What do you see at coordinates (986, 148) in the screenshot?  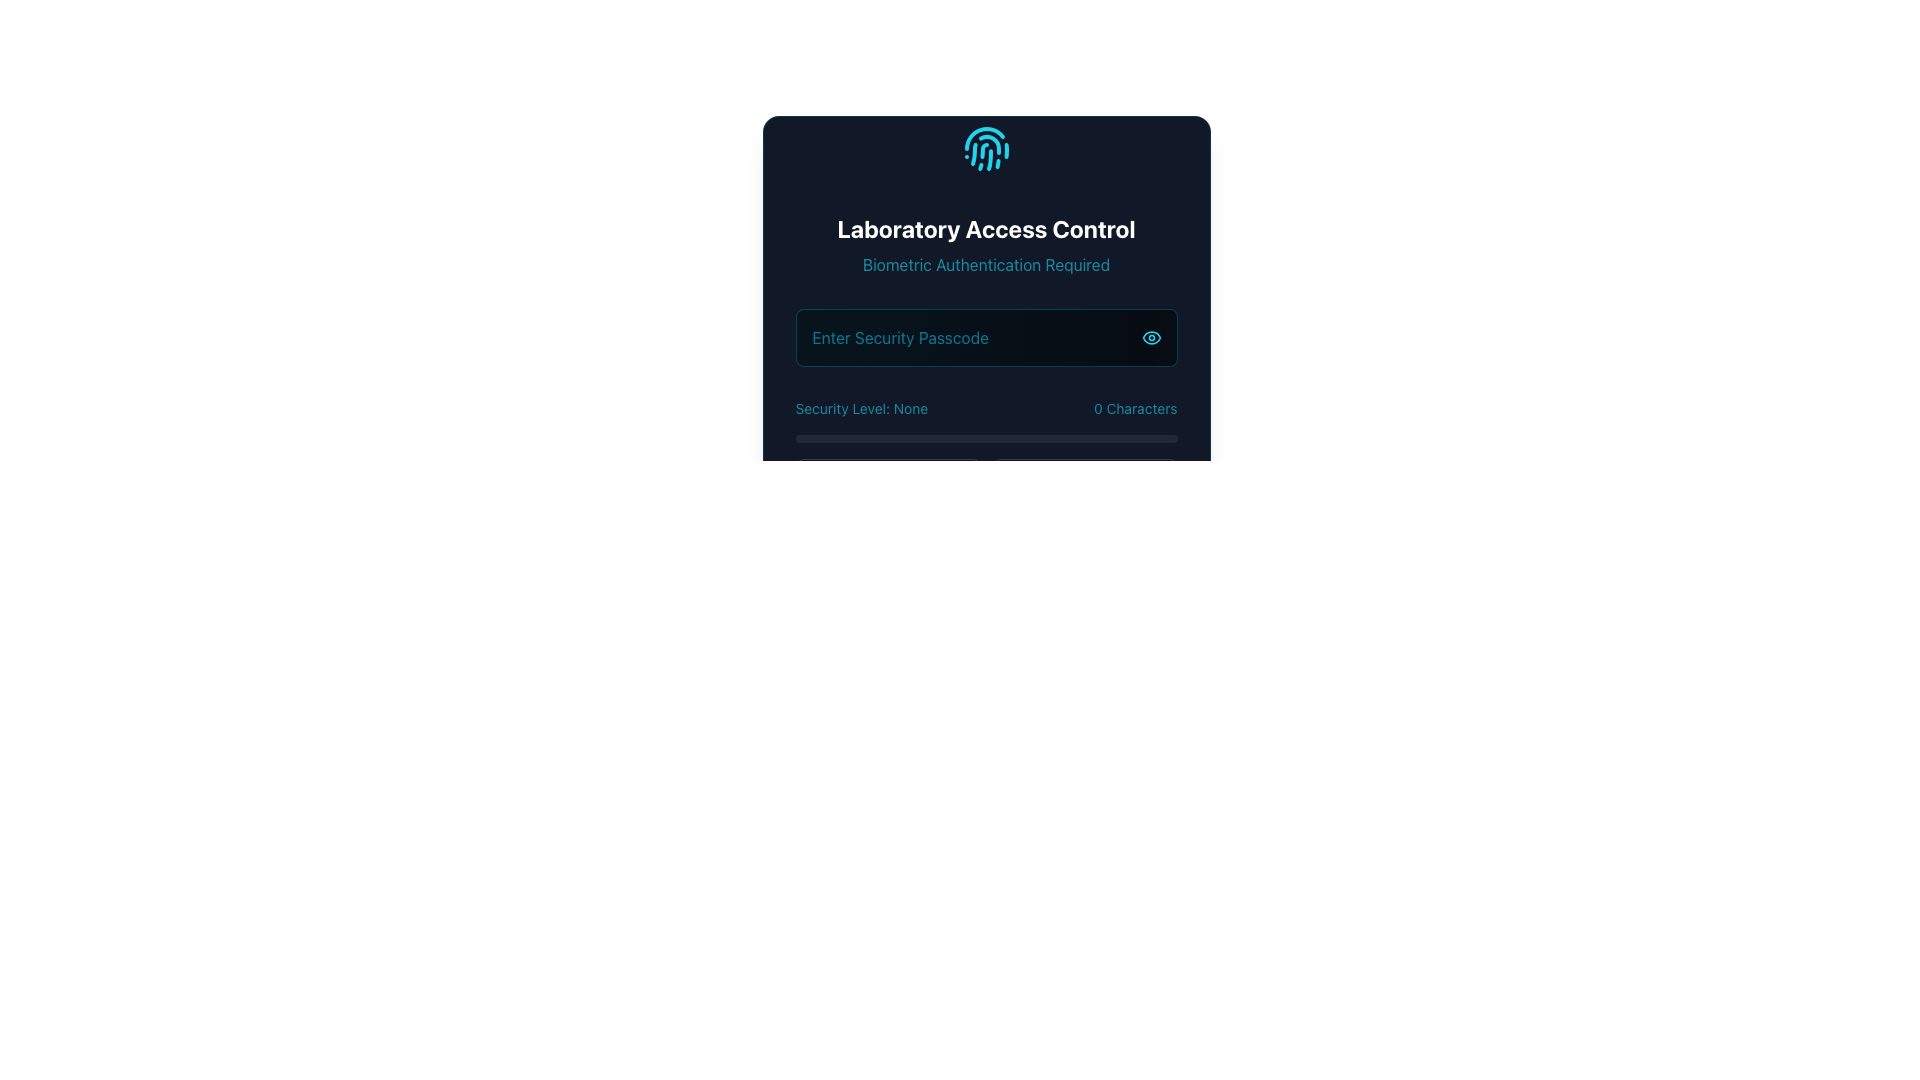 I see `the visual highlight or focus ring for the fingerprint icon, which is positioned at the top-center of the interface panel, above the 'Laboratory Access Control' text` at bounding box center [986, 148].